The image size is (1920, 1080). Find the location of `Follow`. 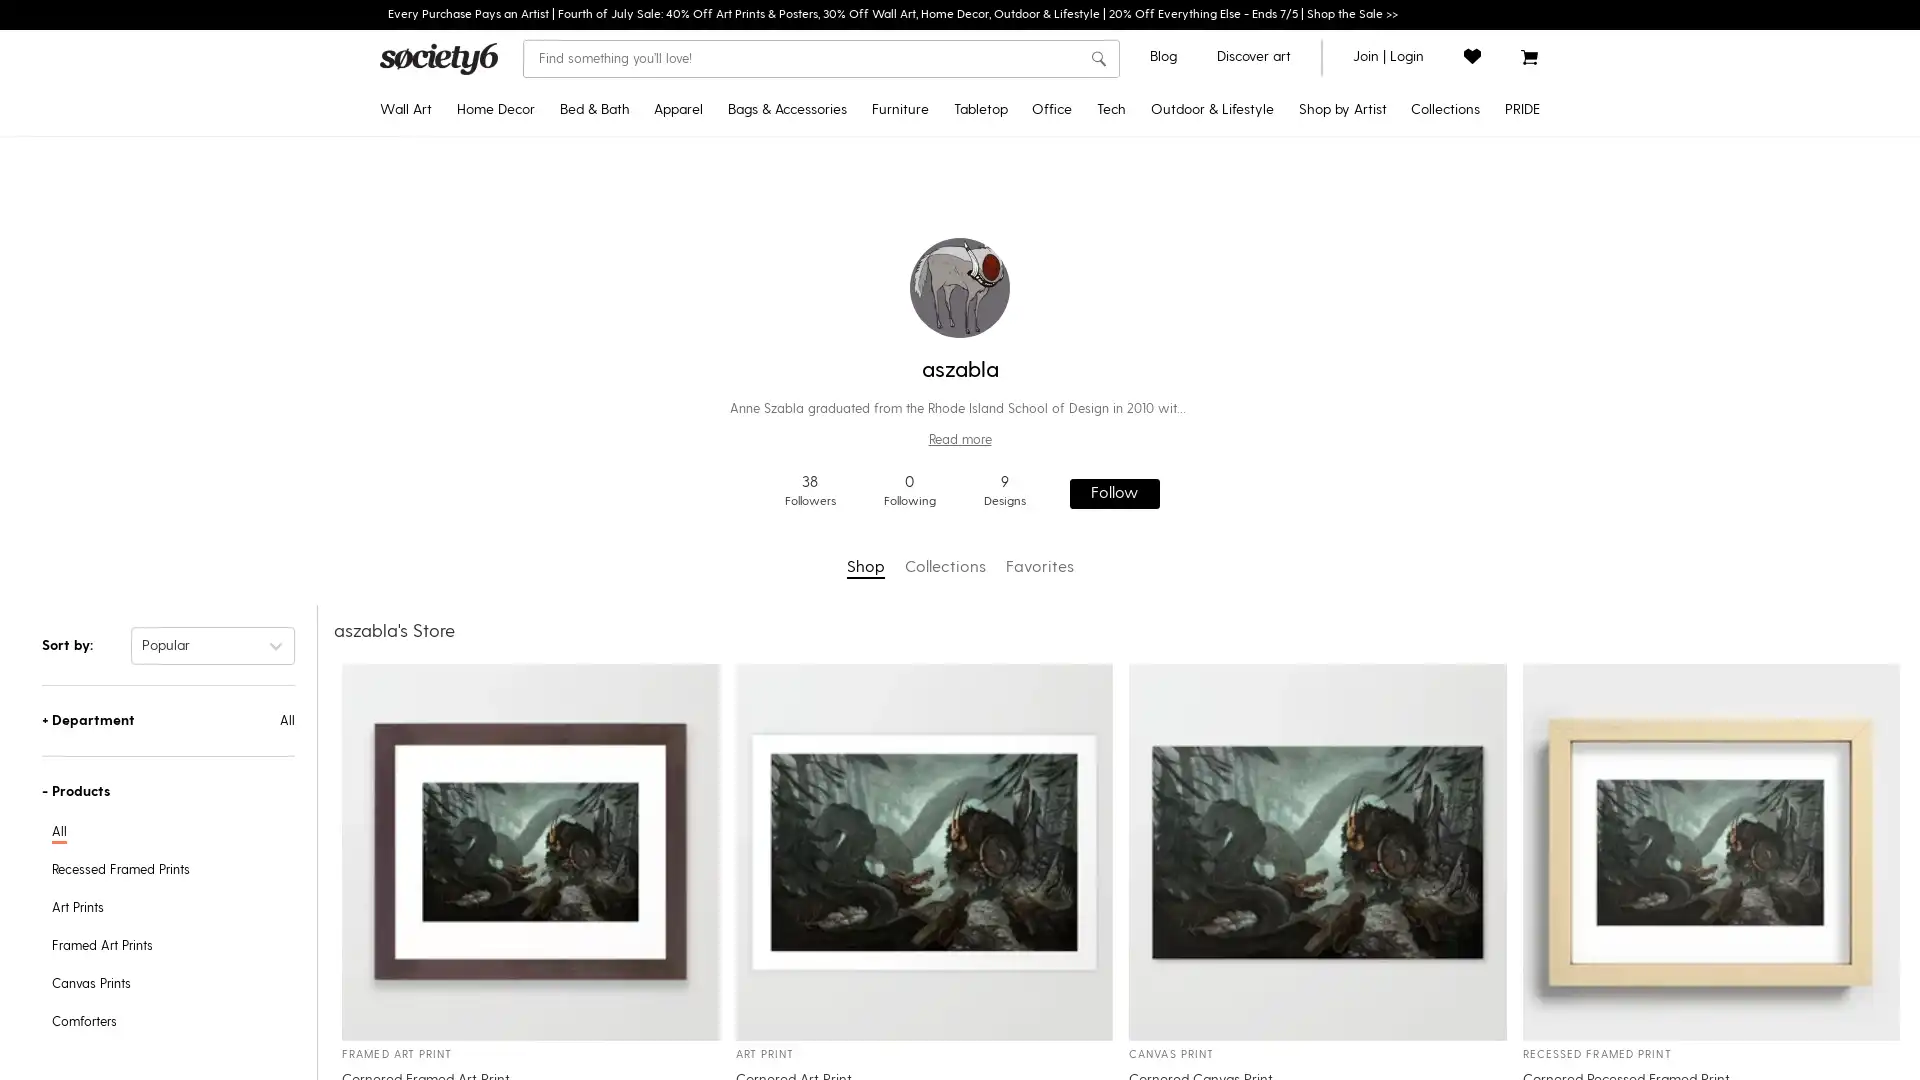

Follow is located at coordinates (1112, 493).